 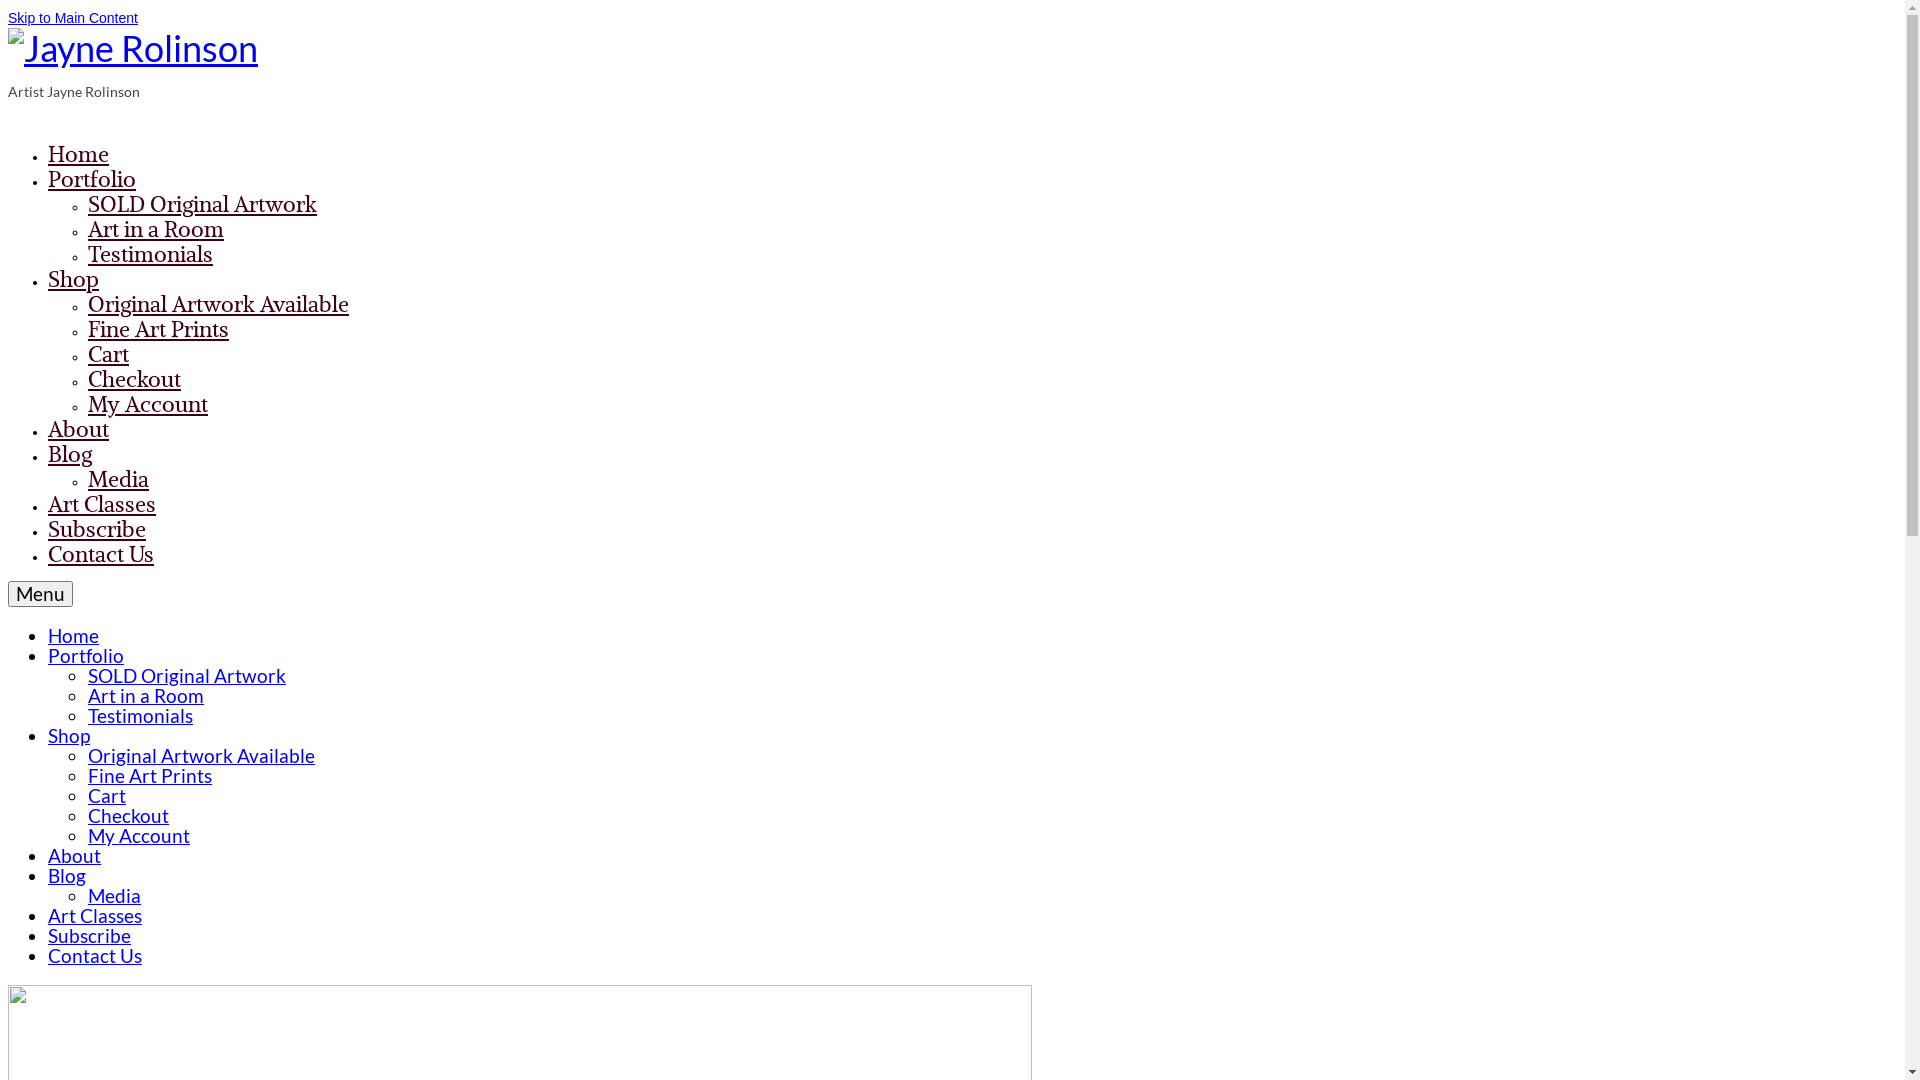 What do you see at coordinates (67, 874) in the screenshot?
I see `'Blog'` at bounding box center [67, 874].